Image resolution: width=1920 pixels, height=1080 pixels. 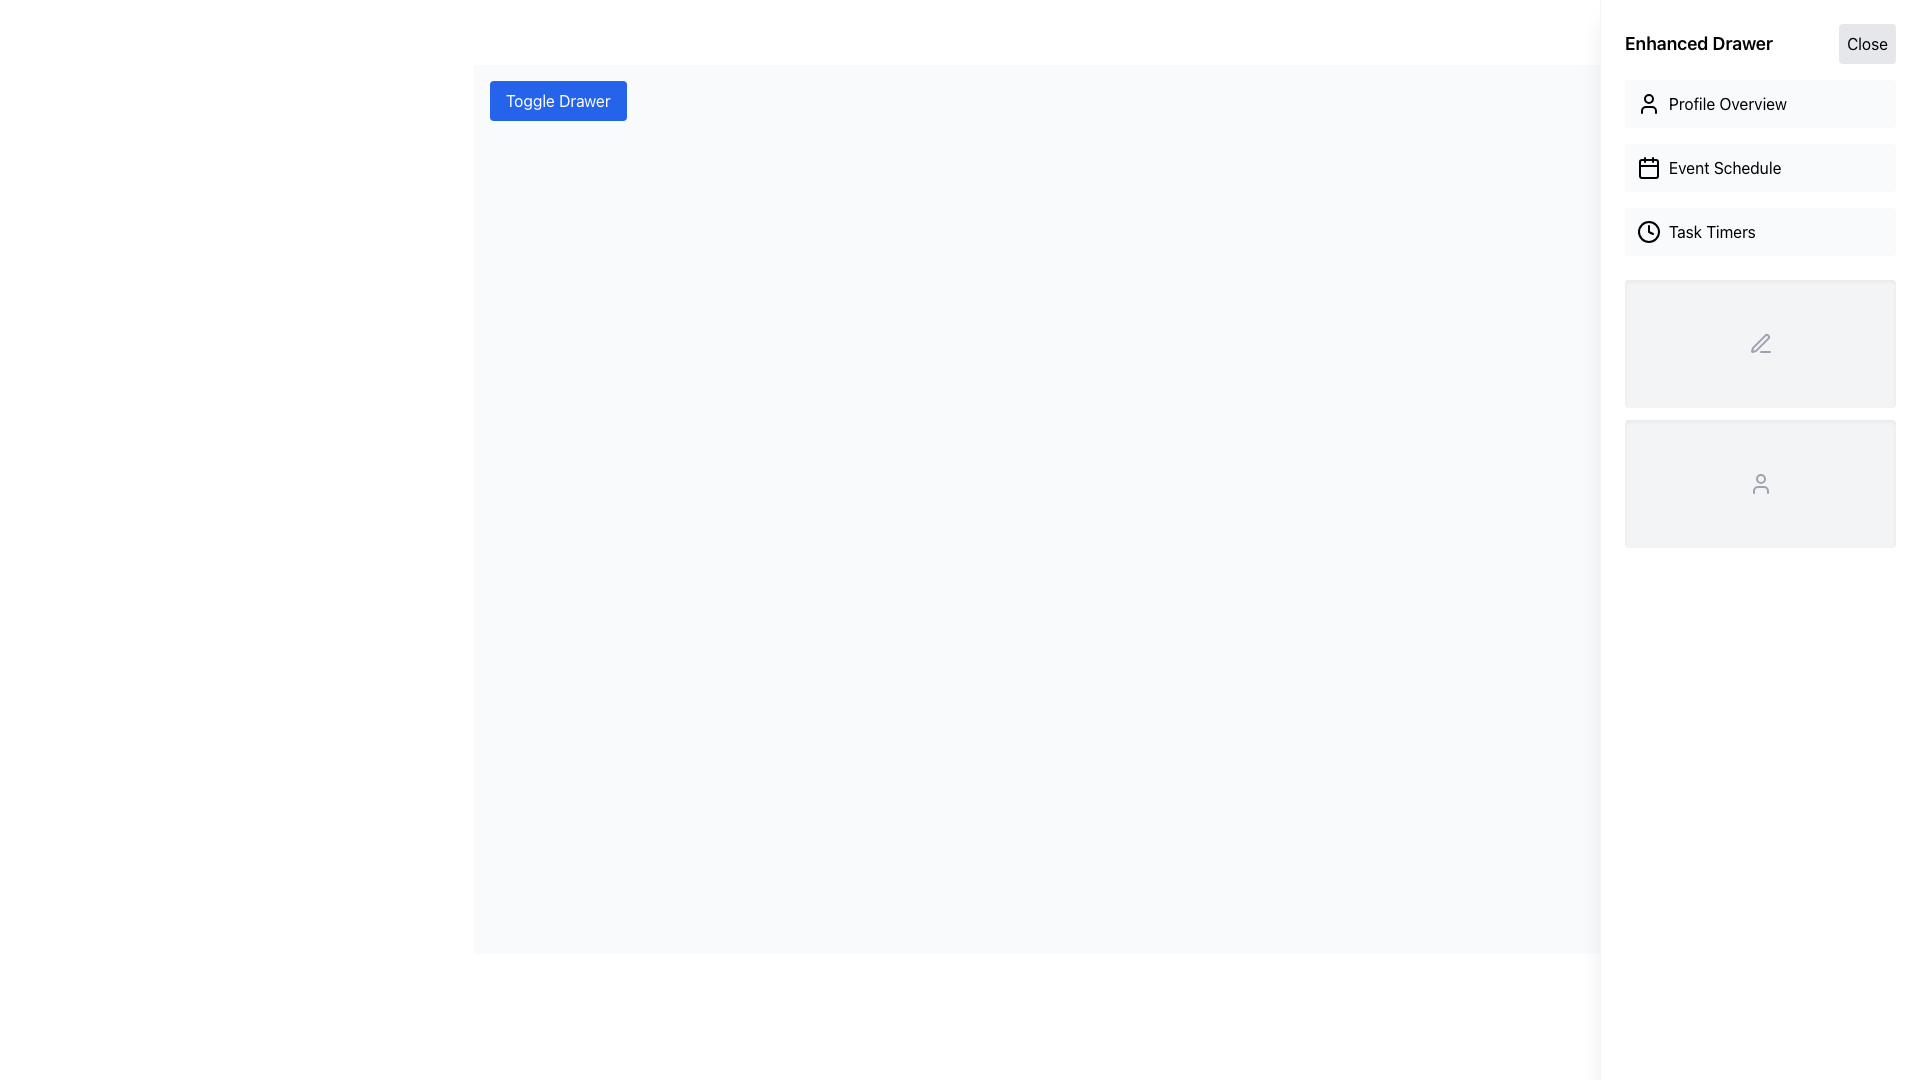 What do you see at coordinates (1760, 167) in the screenshot?
I see `the 'Profile Overview', 'Event Schedule', and 'Task Timers' rows in the vertical navigational menu located in the right fixed panel labeled 'Enhanced Drawer'` at bounding box center [1760, 167].